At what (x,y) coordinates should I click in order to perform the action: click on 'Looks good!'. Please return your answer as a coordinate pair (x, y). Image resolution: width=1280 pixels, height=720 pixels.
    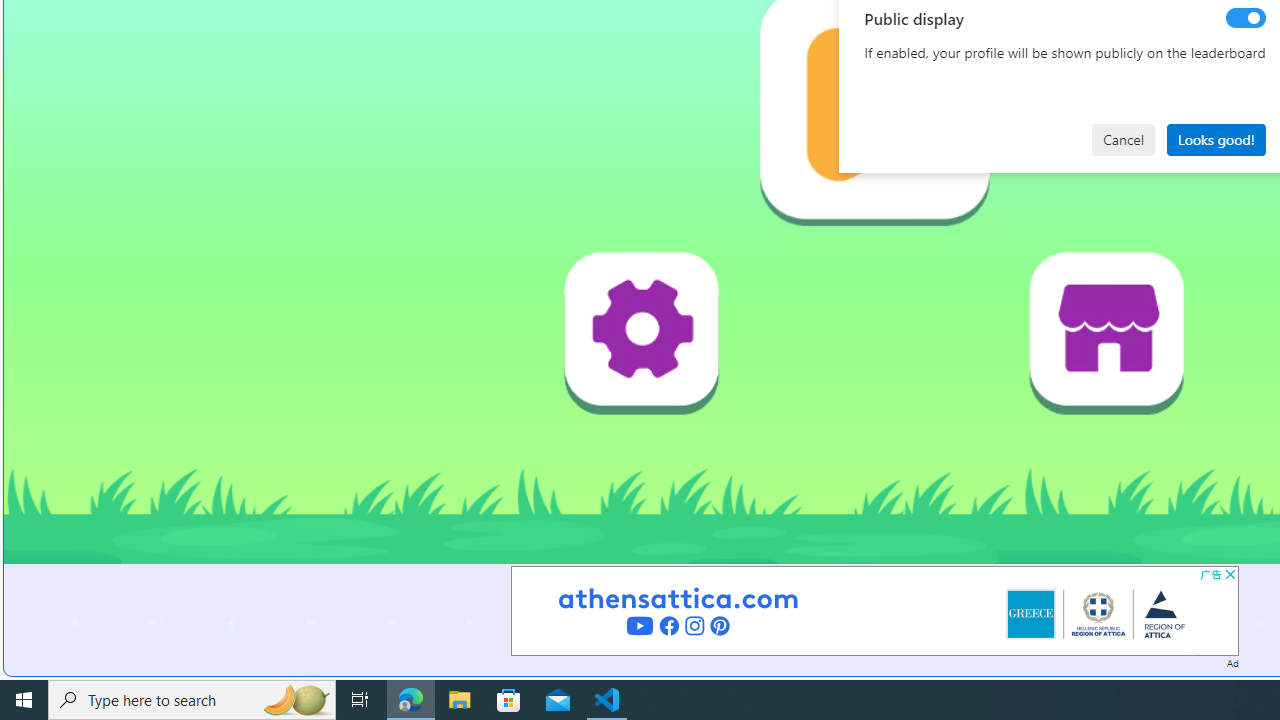
    Looking at the image, I should click on (1215, 138).